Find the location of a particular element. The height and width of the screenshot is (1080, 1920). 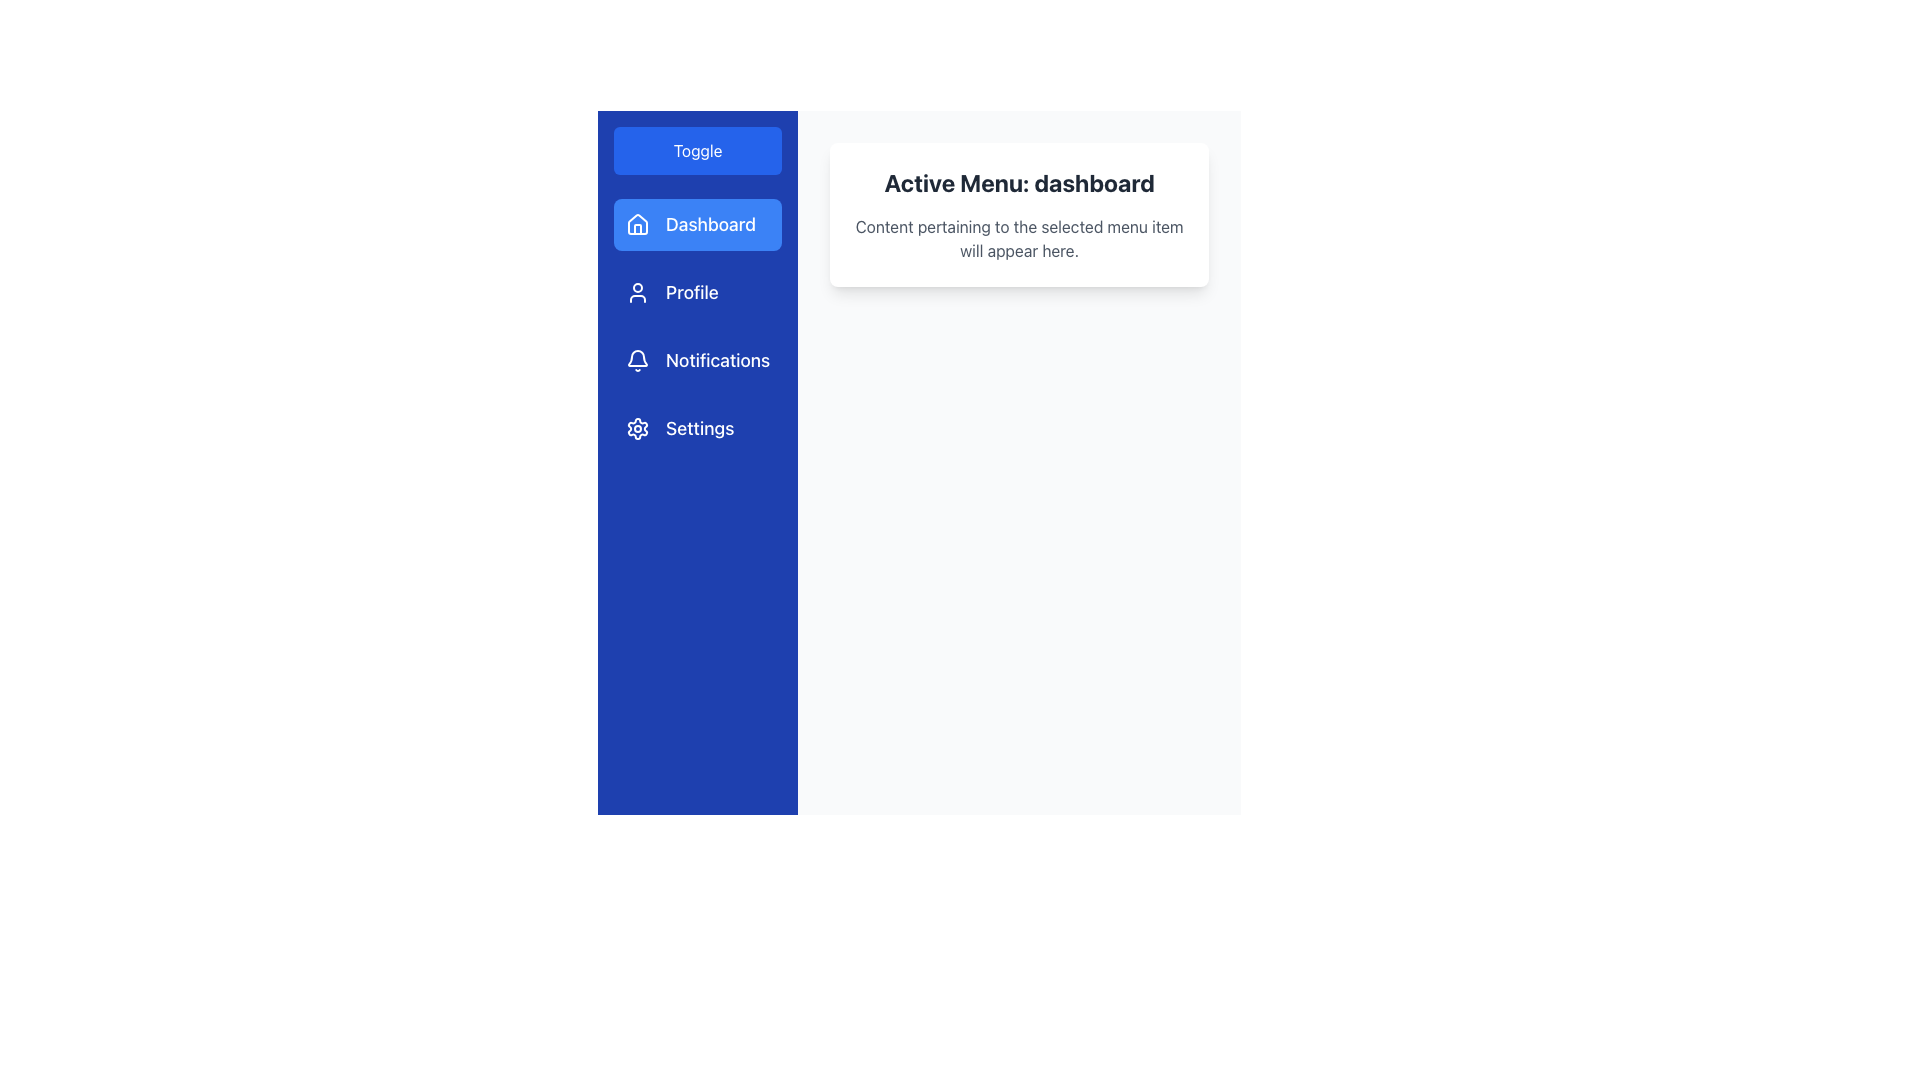

the 'Profile' navigation button located in the vertical menu below 'Dashboard' and above 'Notifications' is located at coordinates (697, 293).